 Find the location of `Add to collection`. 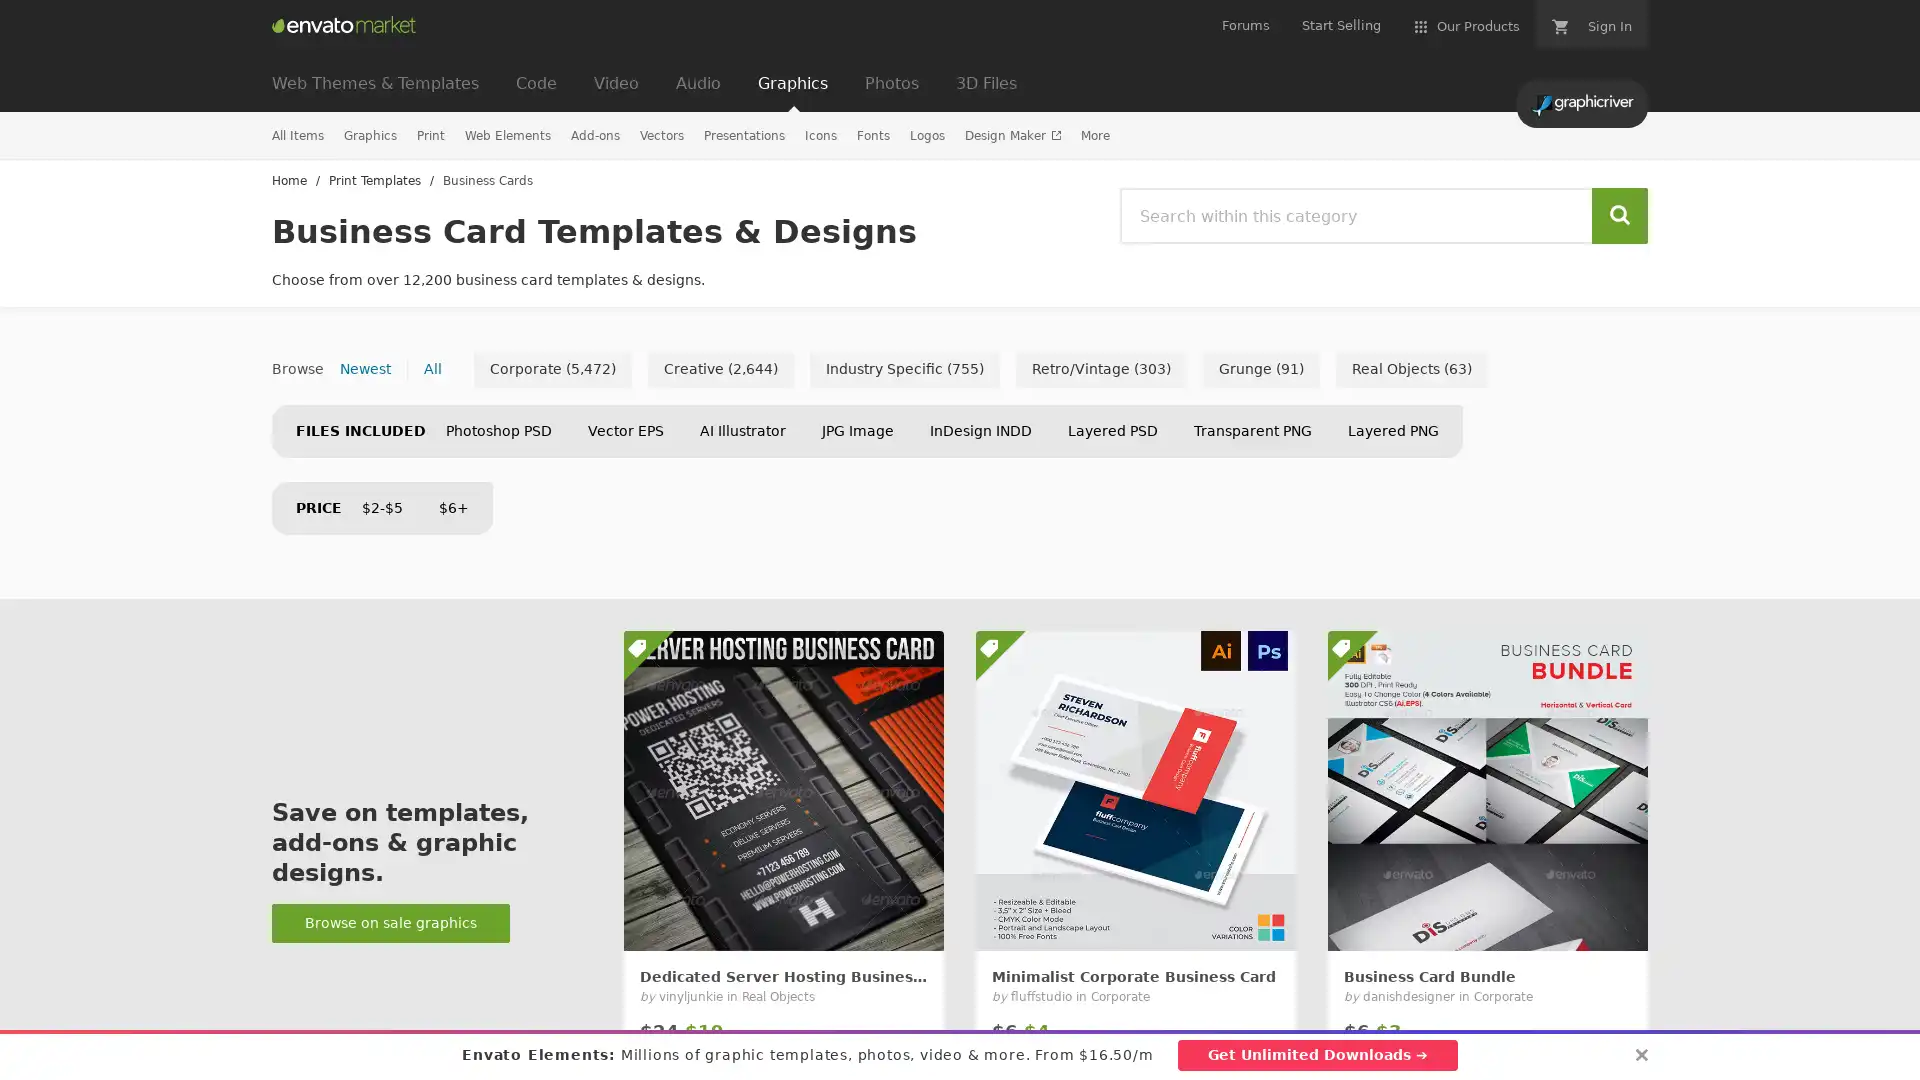

Add to collection is located at coordinates (1568, 922).